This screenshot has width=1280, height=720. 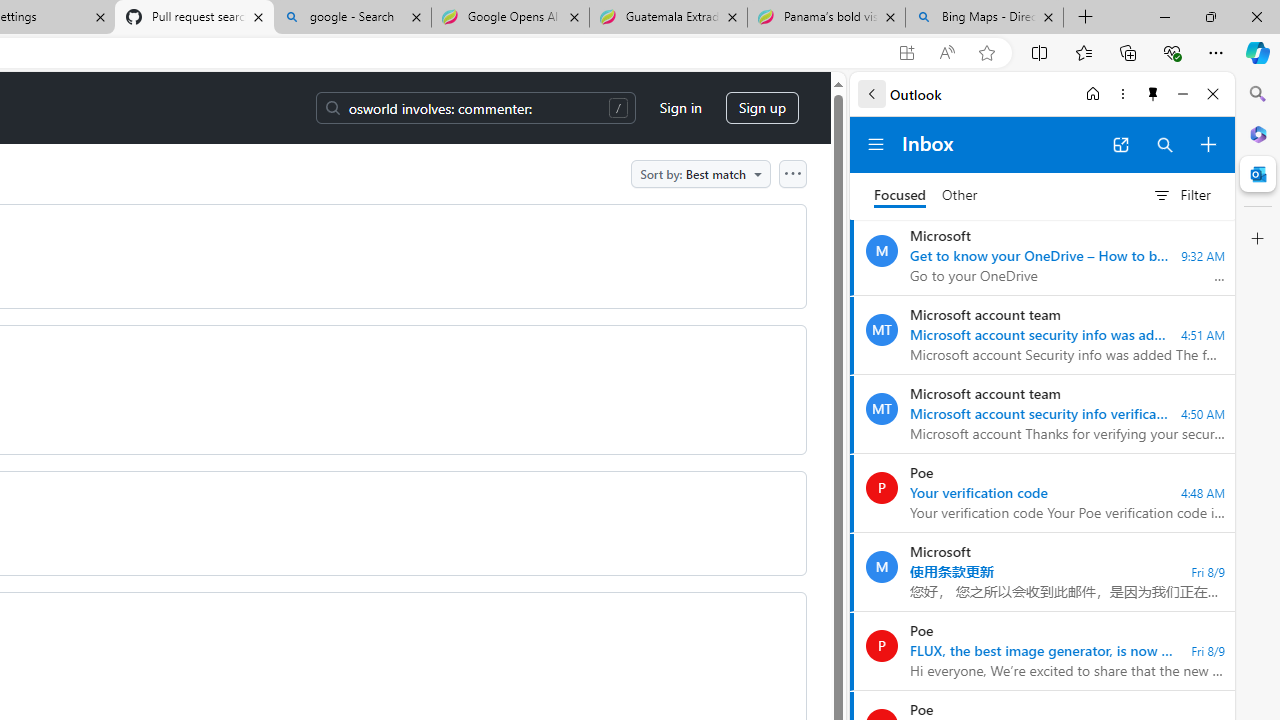 I want to click on 'google - Search', so click(x=352, y=17).